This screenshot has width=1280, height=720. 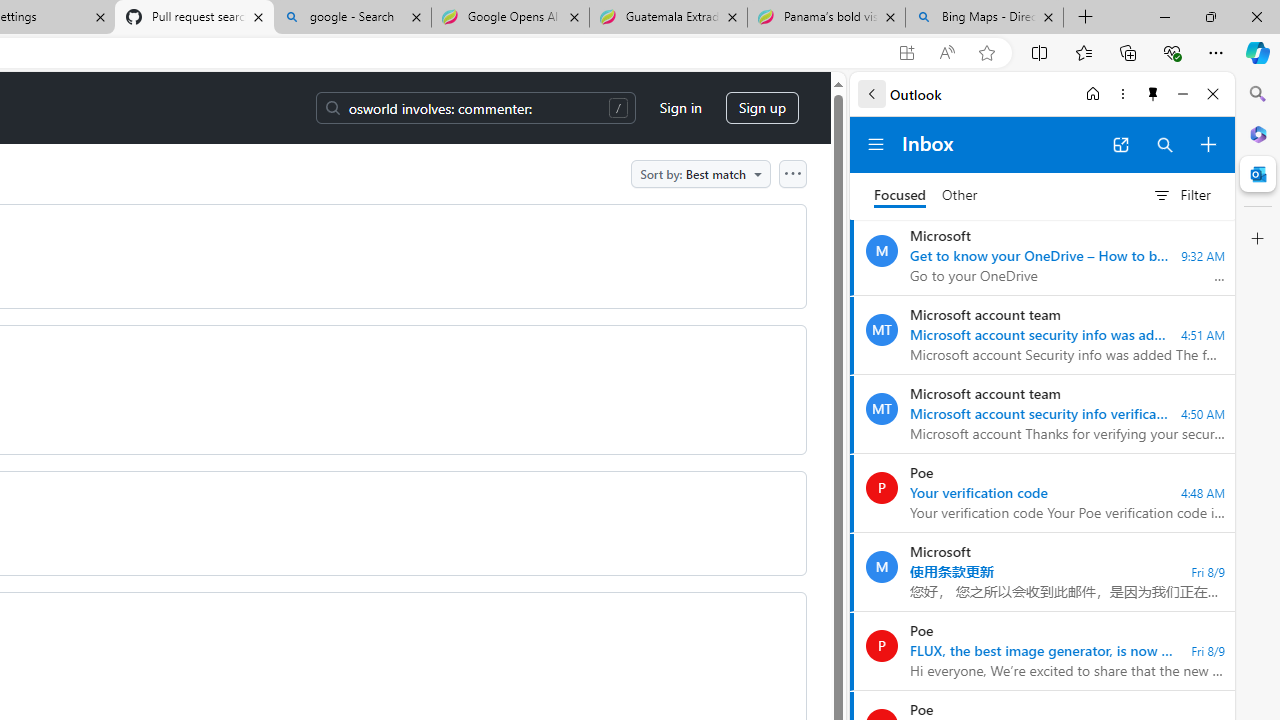 I want to click on 'google - Search', so click(x=352, y=17).